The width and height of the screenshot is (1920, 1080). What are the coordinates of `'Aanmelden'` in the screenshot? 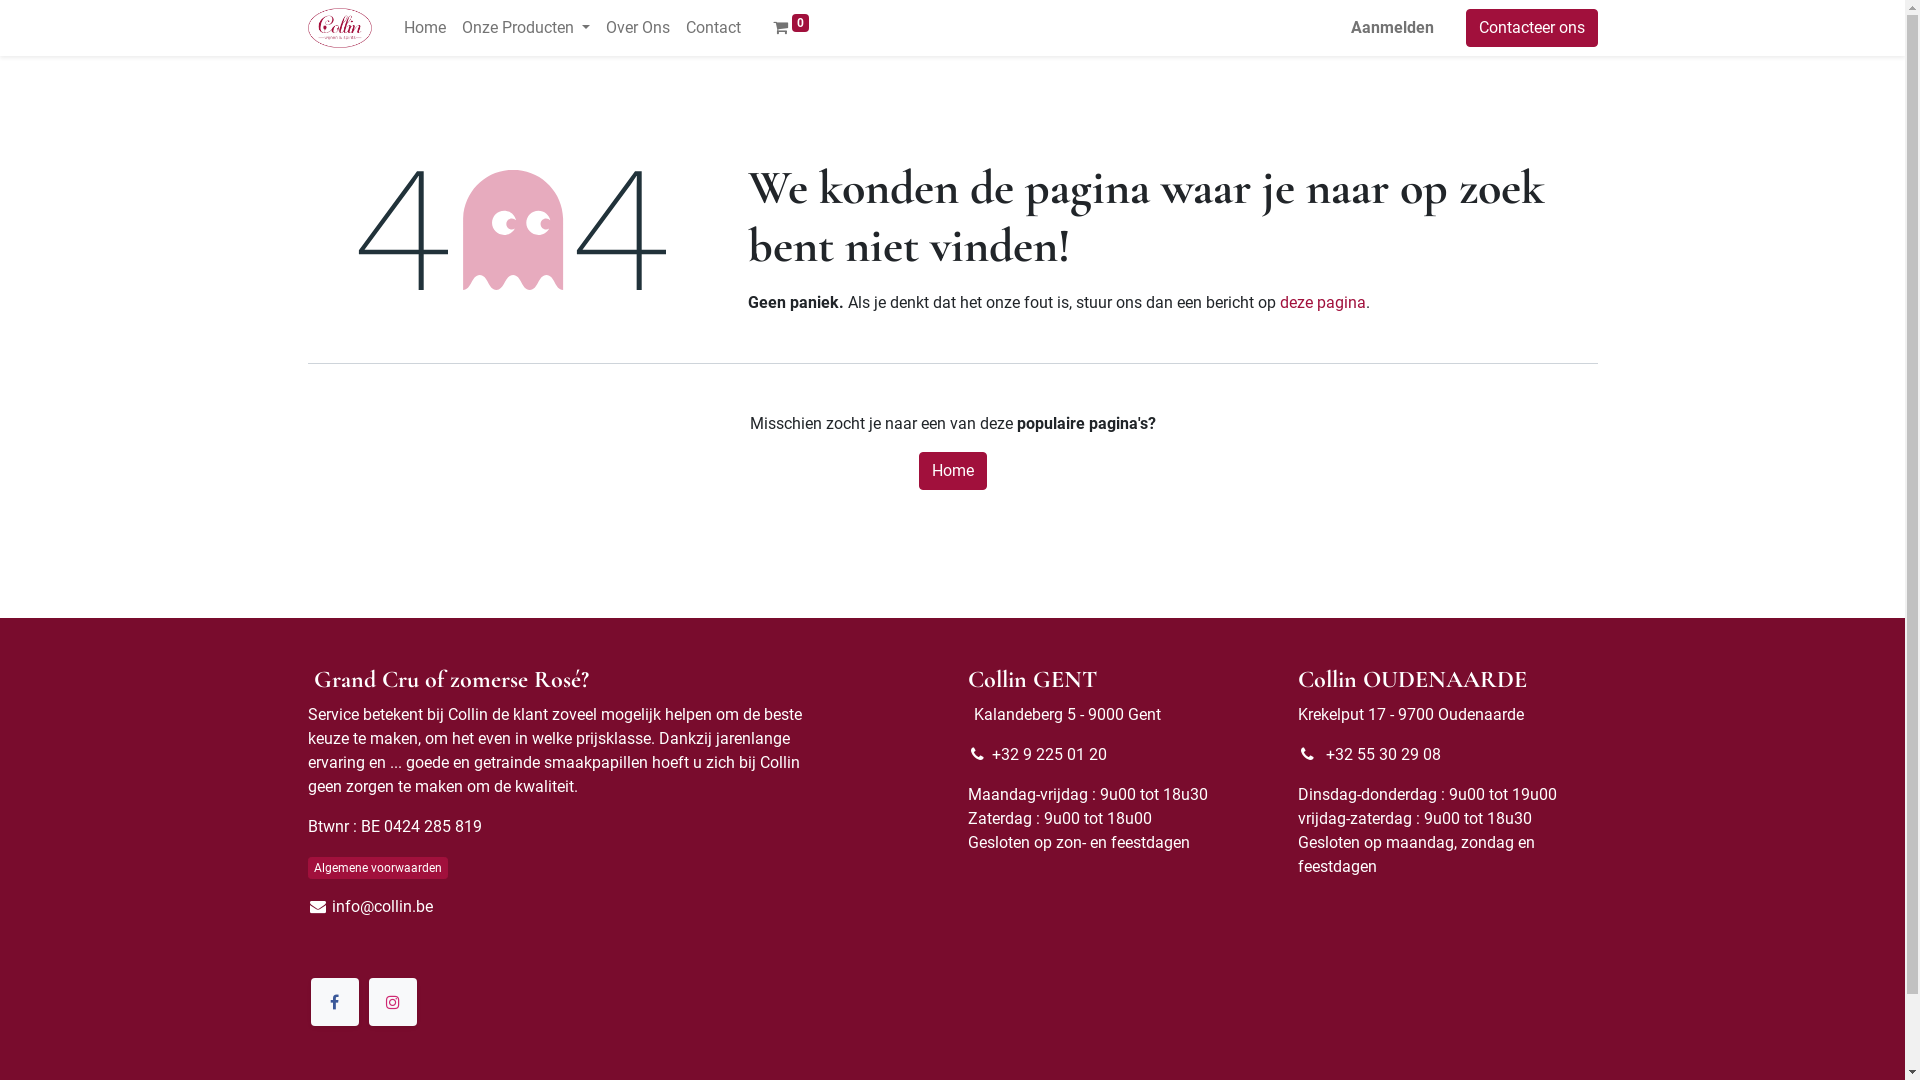 It's located at (1390, 27).